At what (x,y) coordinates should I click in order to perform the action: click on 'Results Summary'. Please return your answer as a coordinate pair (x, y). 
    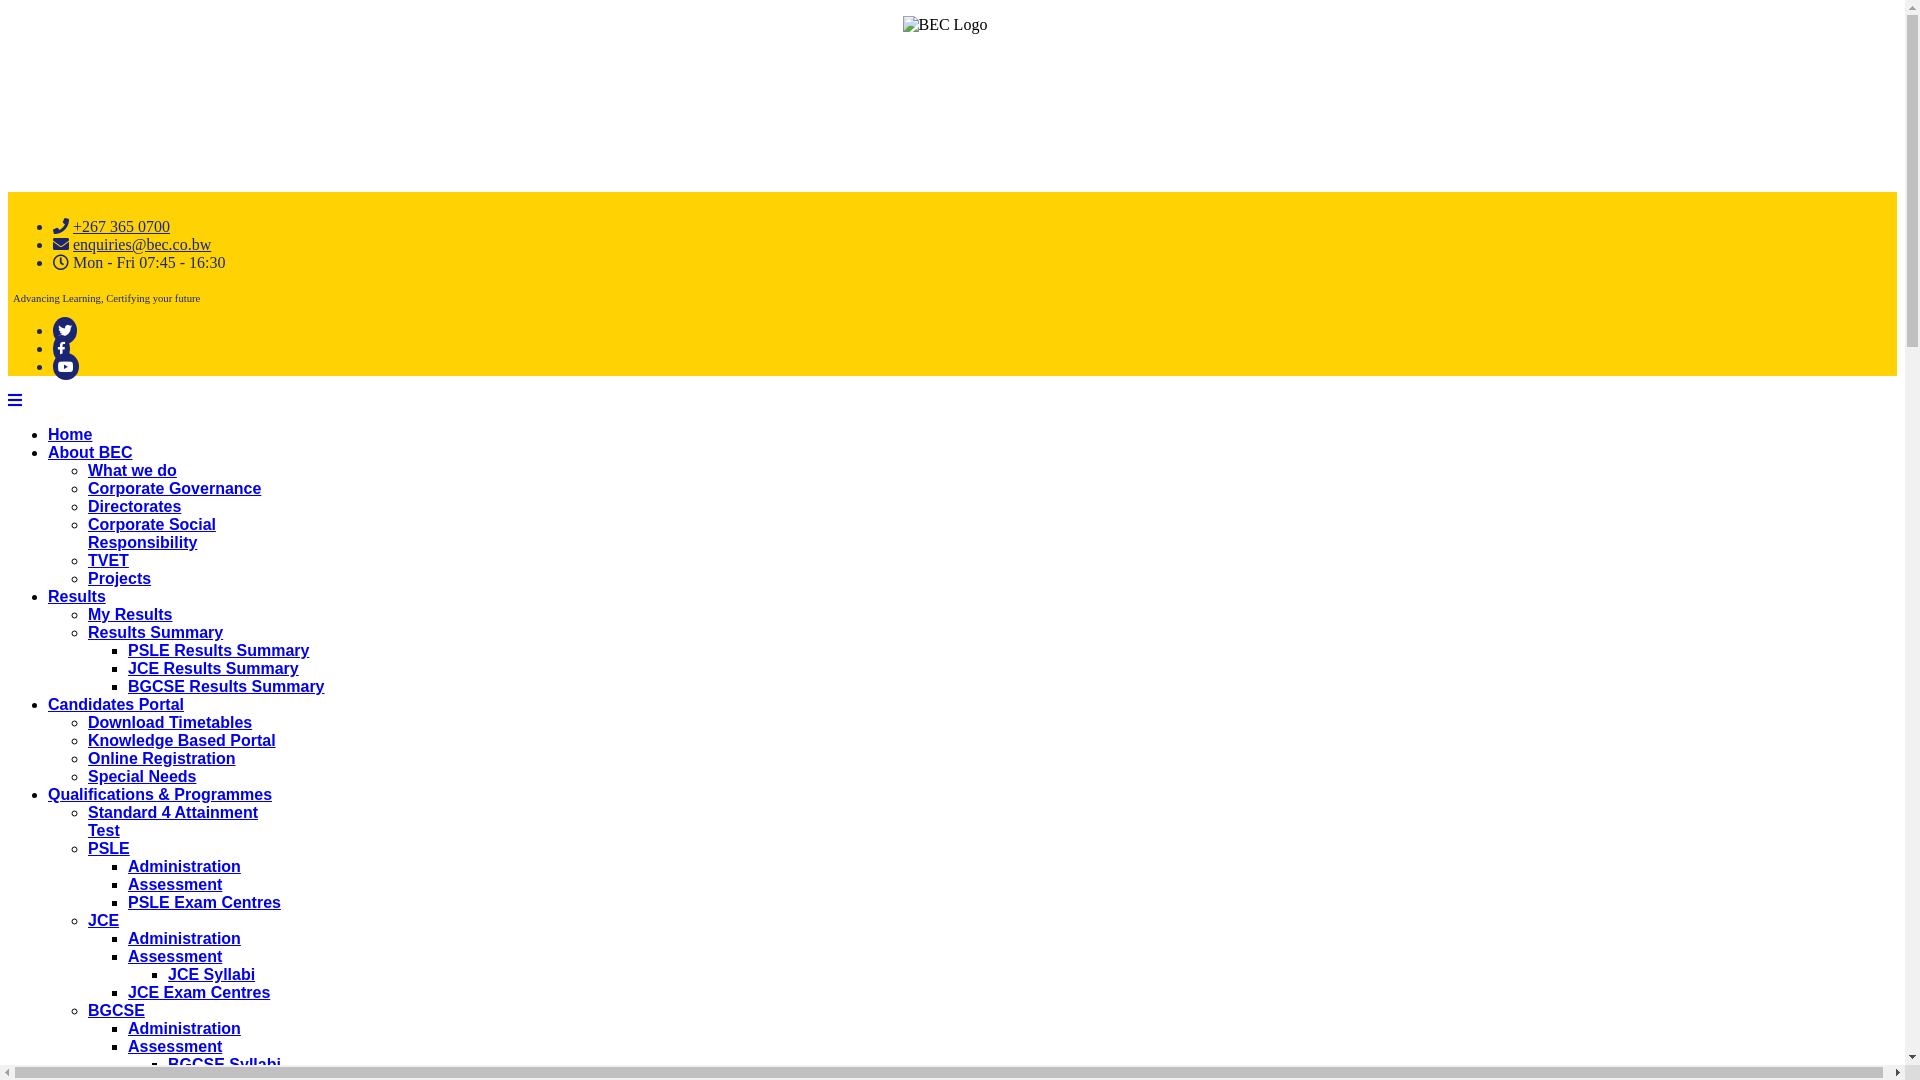
    Looking at the image, I should click on (154, 632).